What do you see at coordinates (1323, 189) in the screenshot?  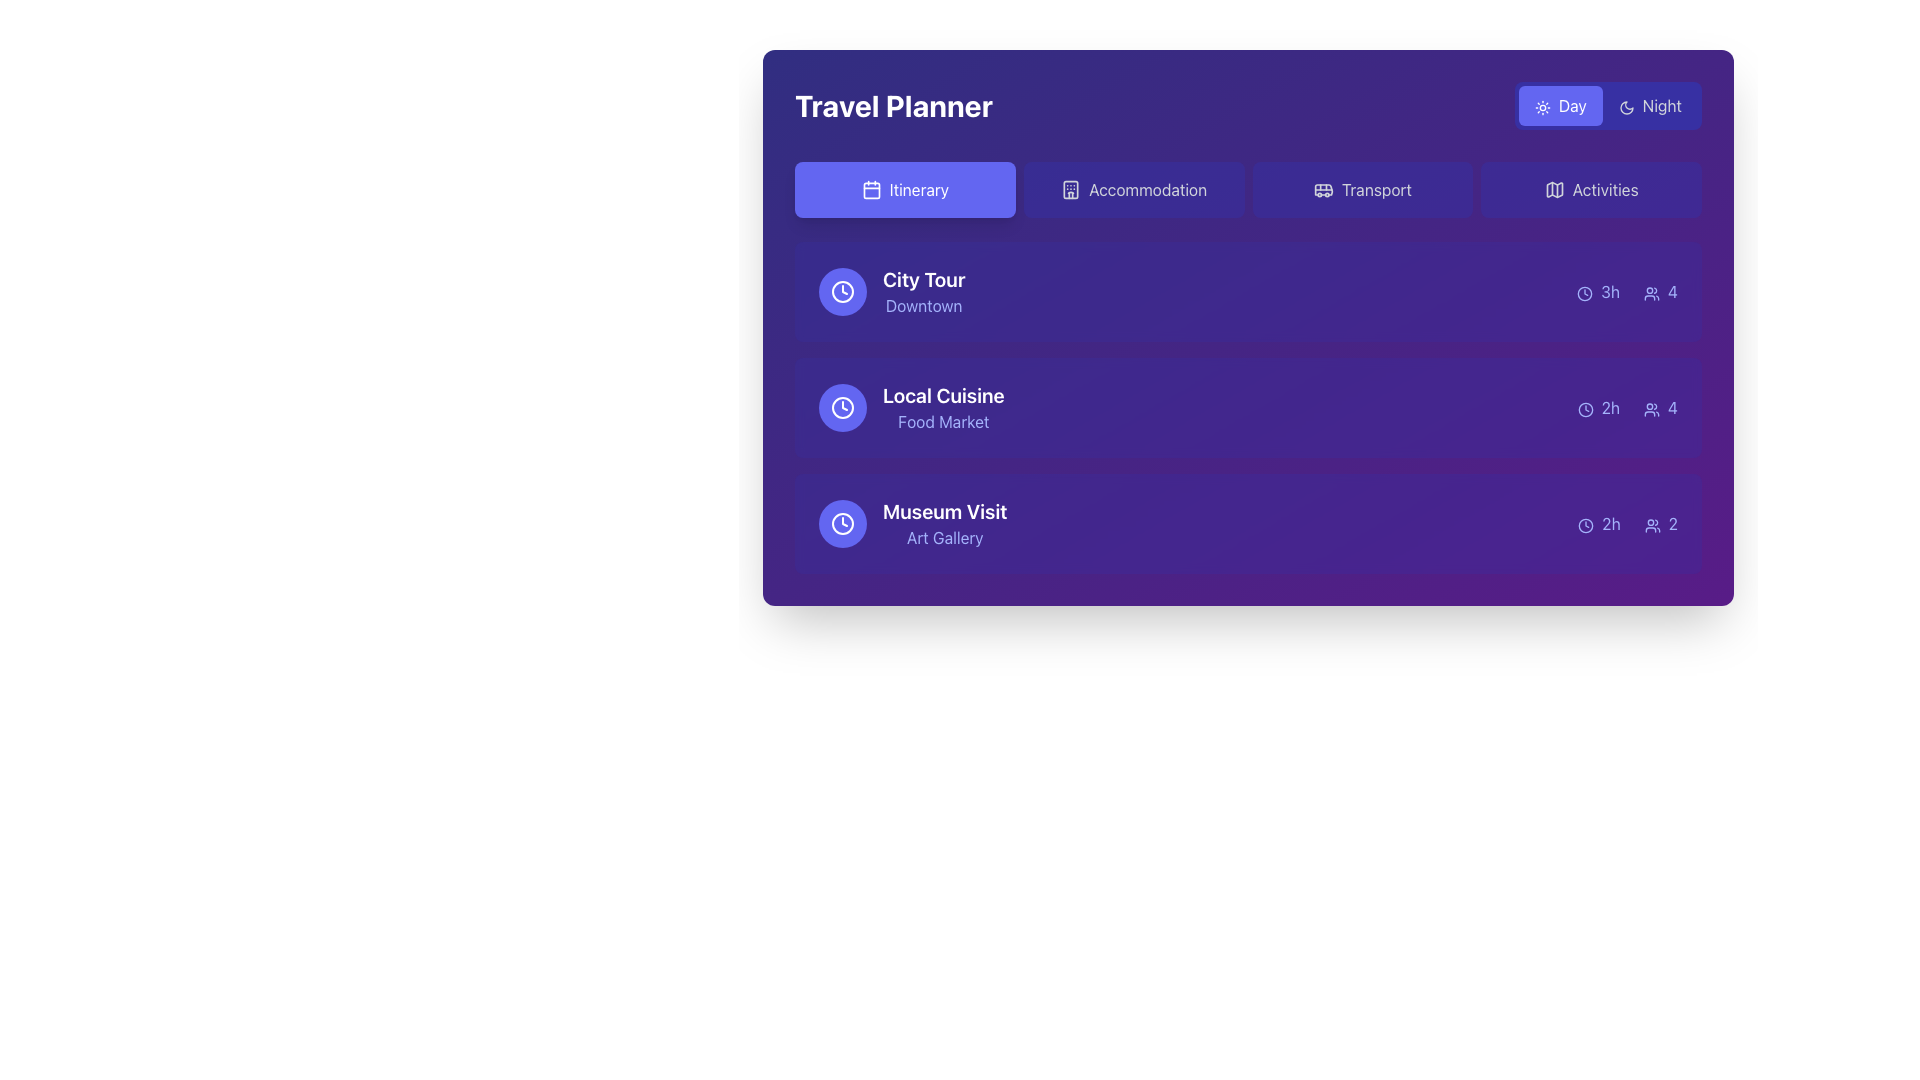 I see `the bus icon in the navigation bar under the 'Transport' menu item, which is located between 'Accommodation' and 'Activities'` at bounding box center [1323, 189].